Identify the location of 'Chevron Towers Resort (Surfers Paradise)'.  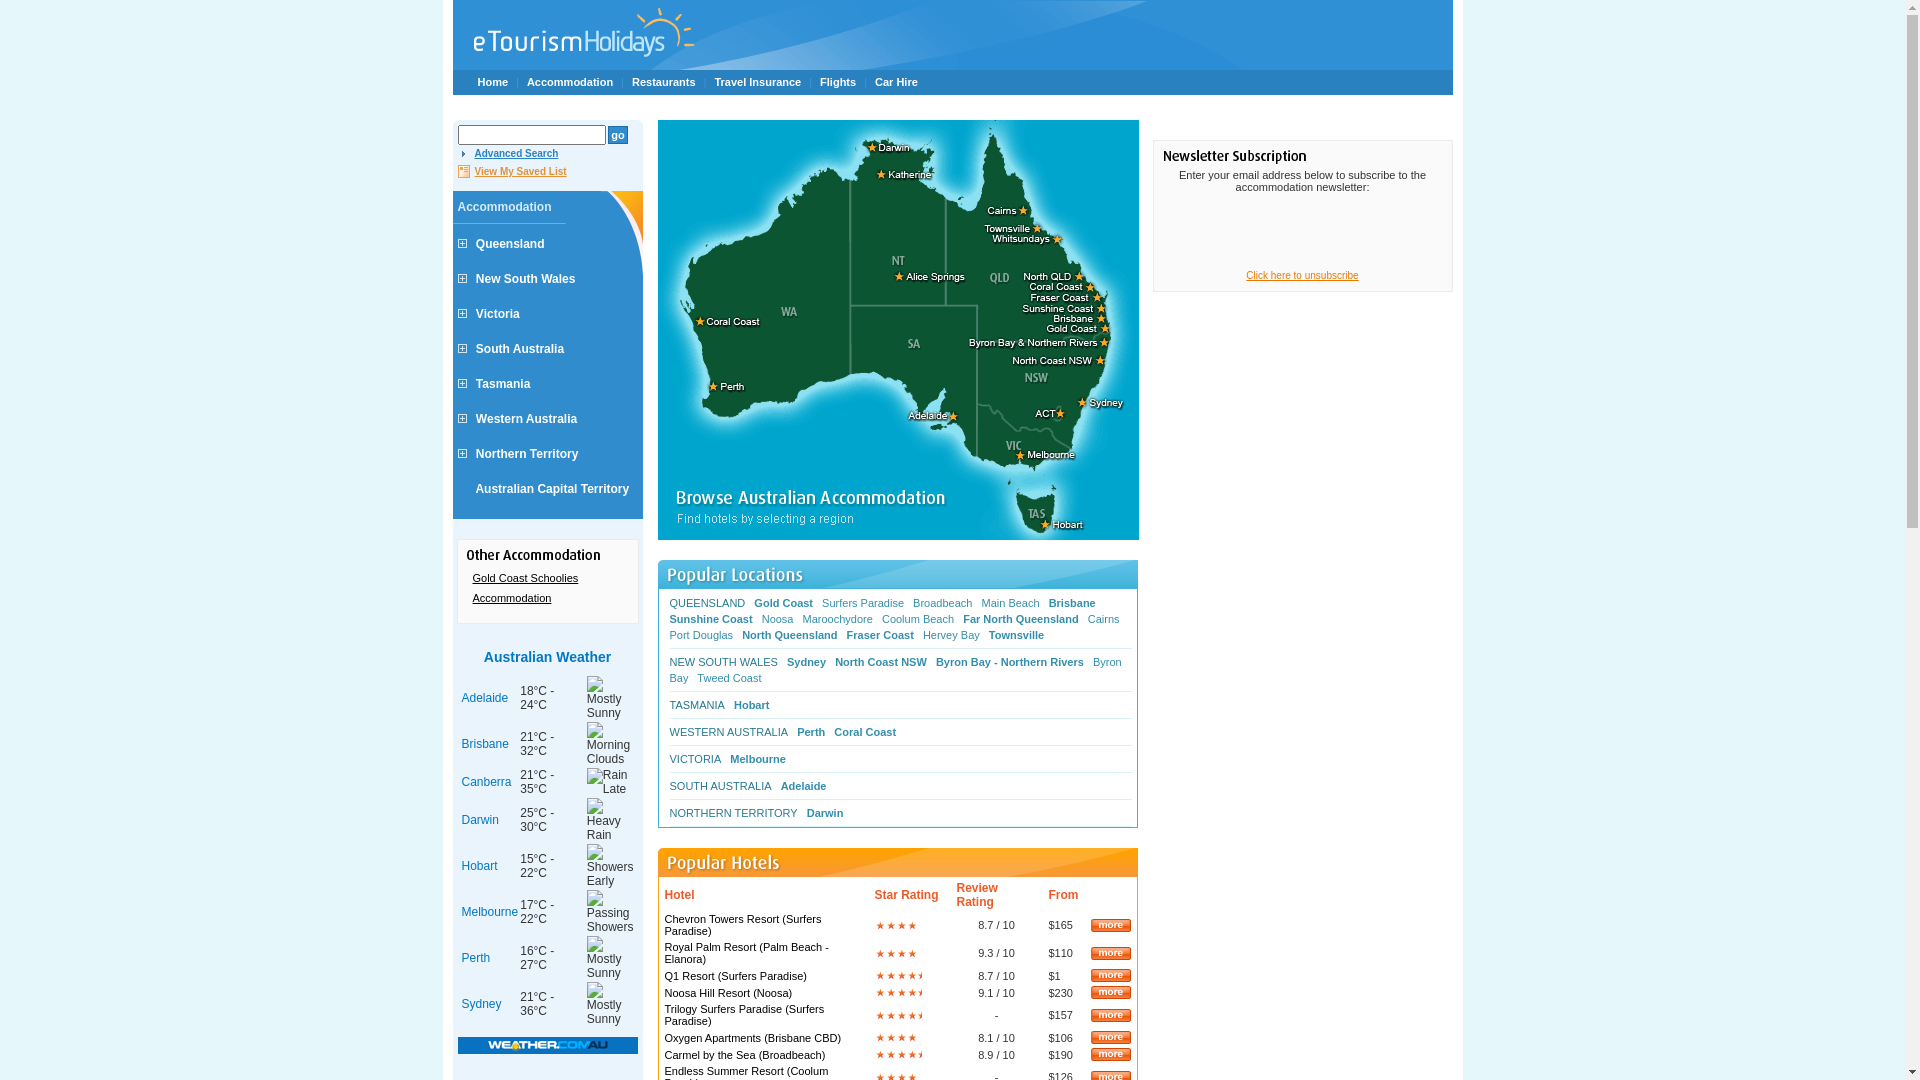
(663, 925).